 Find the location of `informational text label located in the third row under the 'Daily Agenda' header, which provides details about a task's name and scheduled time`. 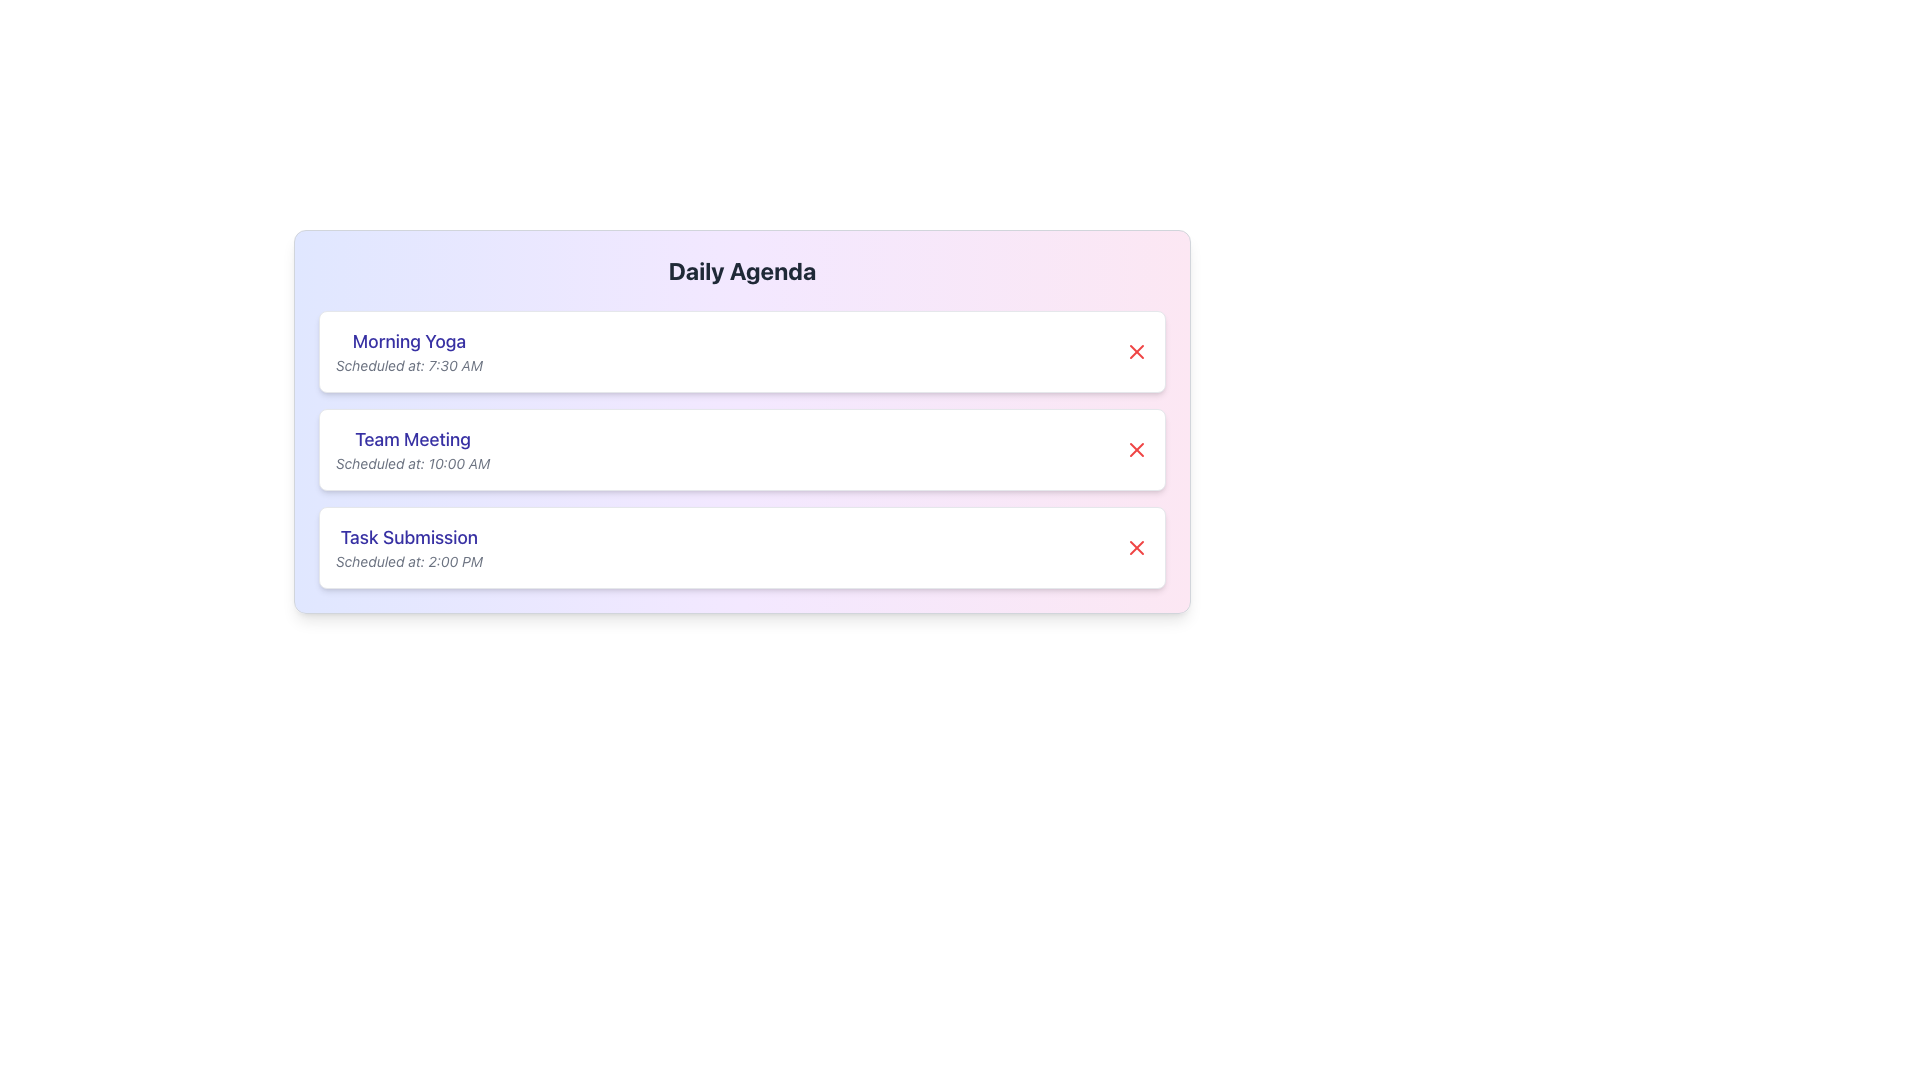

informational text label located in the third row under the 'Daily Agenda' header, which provides details about a task's name and scheduled time is located at coordinates (408, 547).